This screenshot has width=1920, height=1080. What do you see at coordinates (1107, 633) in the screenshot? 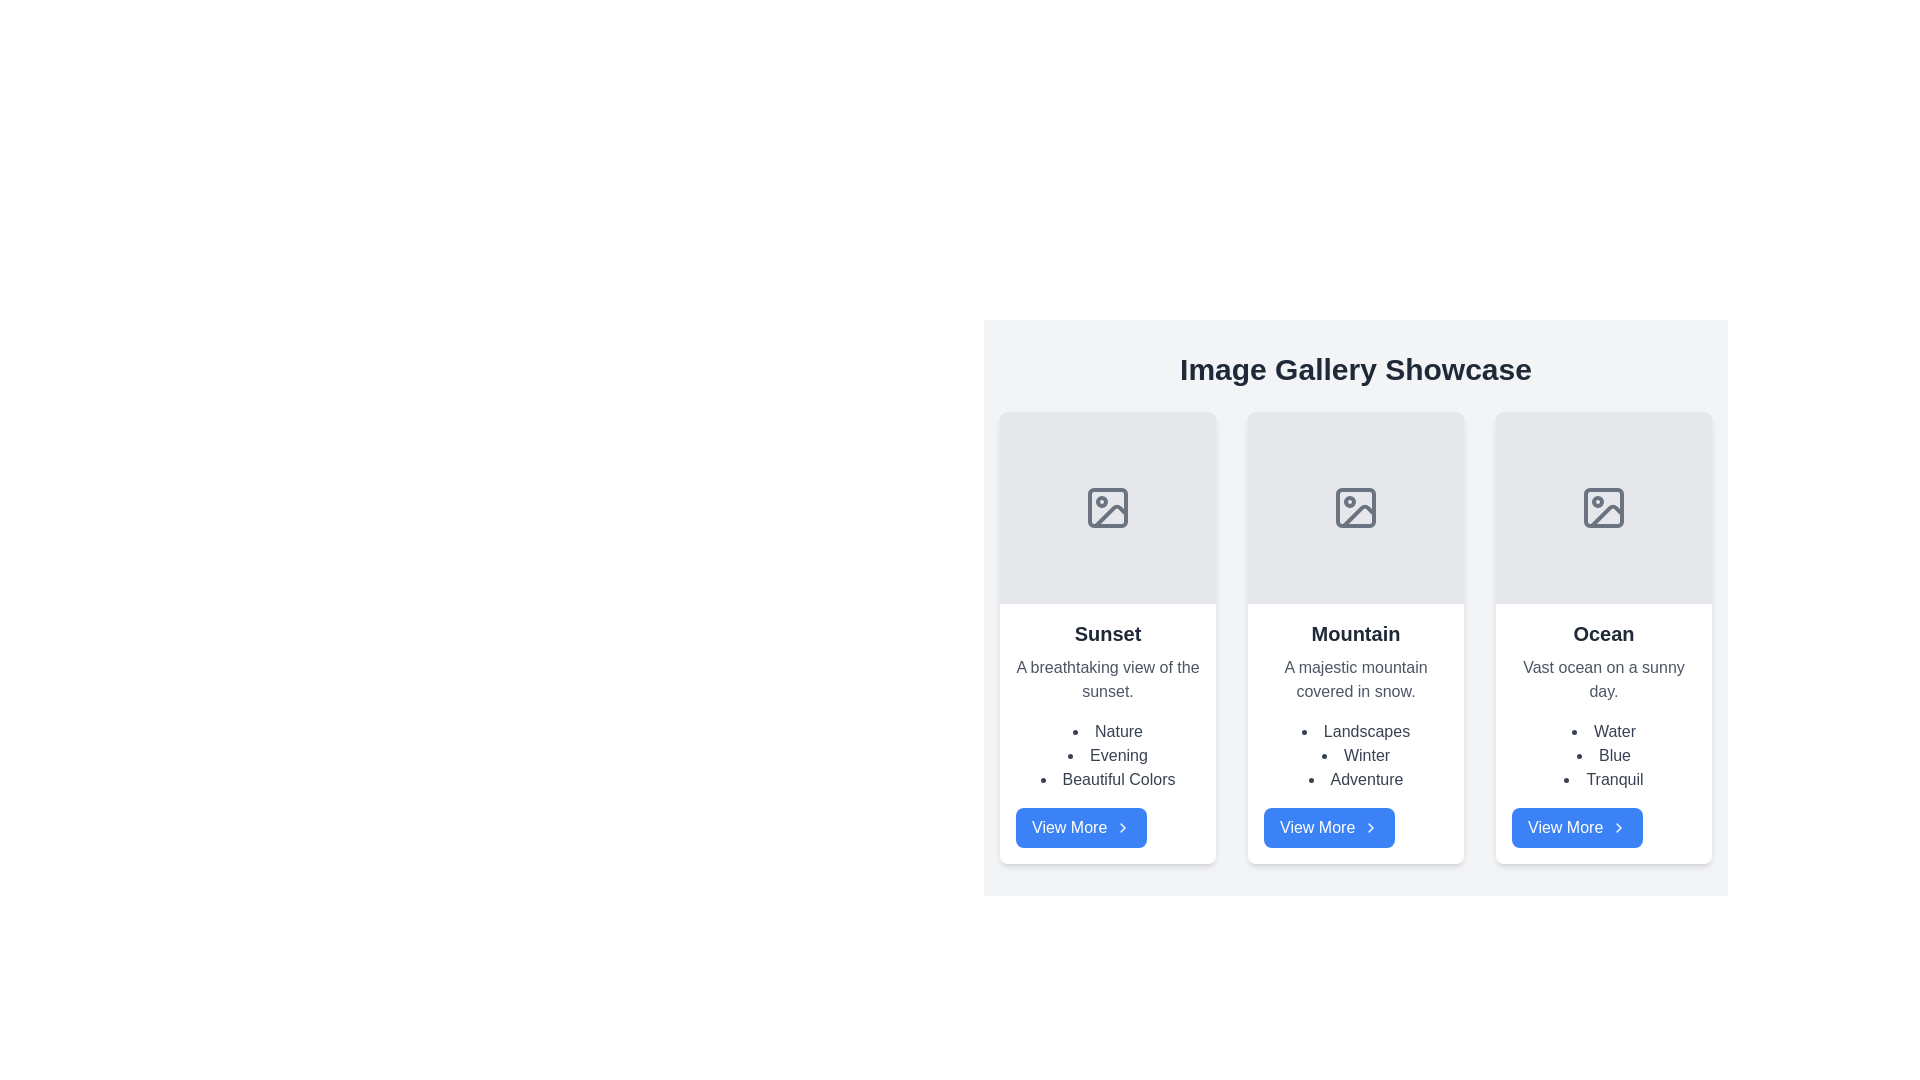
I see `text from the header label located at the top of the leftmost card, which describes the primary subject of the card below it` at bounding box center [1107, 633].